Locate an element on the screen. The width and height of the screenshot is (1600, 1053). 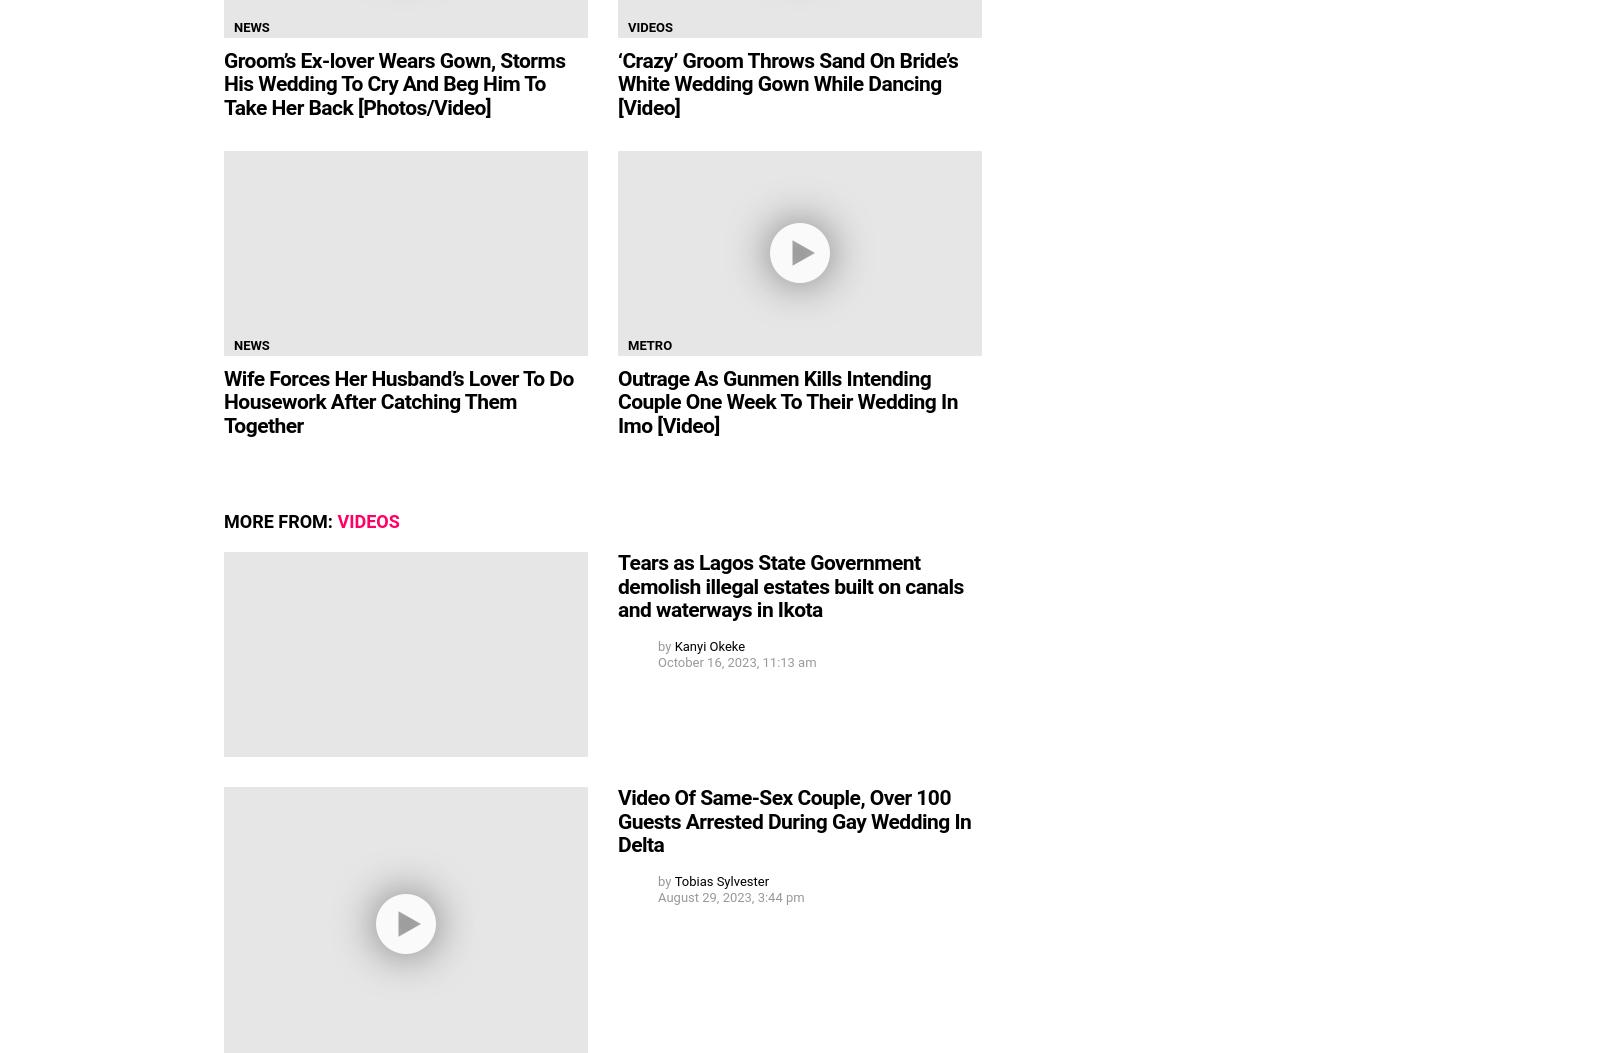
'Video Of Same-Sex Couple, Over 100 Guests Arrested During Gay Wedding In Delta' is located at coordinates (794, 820).